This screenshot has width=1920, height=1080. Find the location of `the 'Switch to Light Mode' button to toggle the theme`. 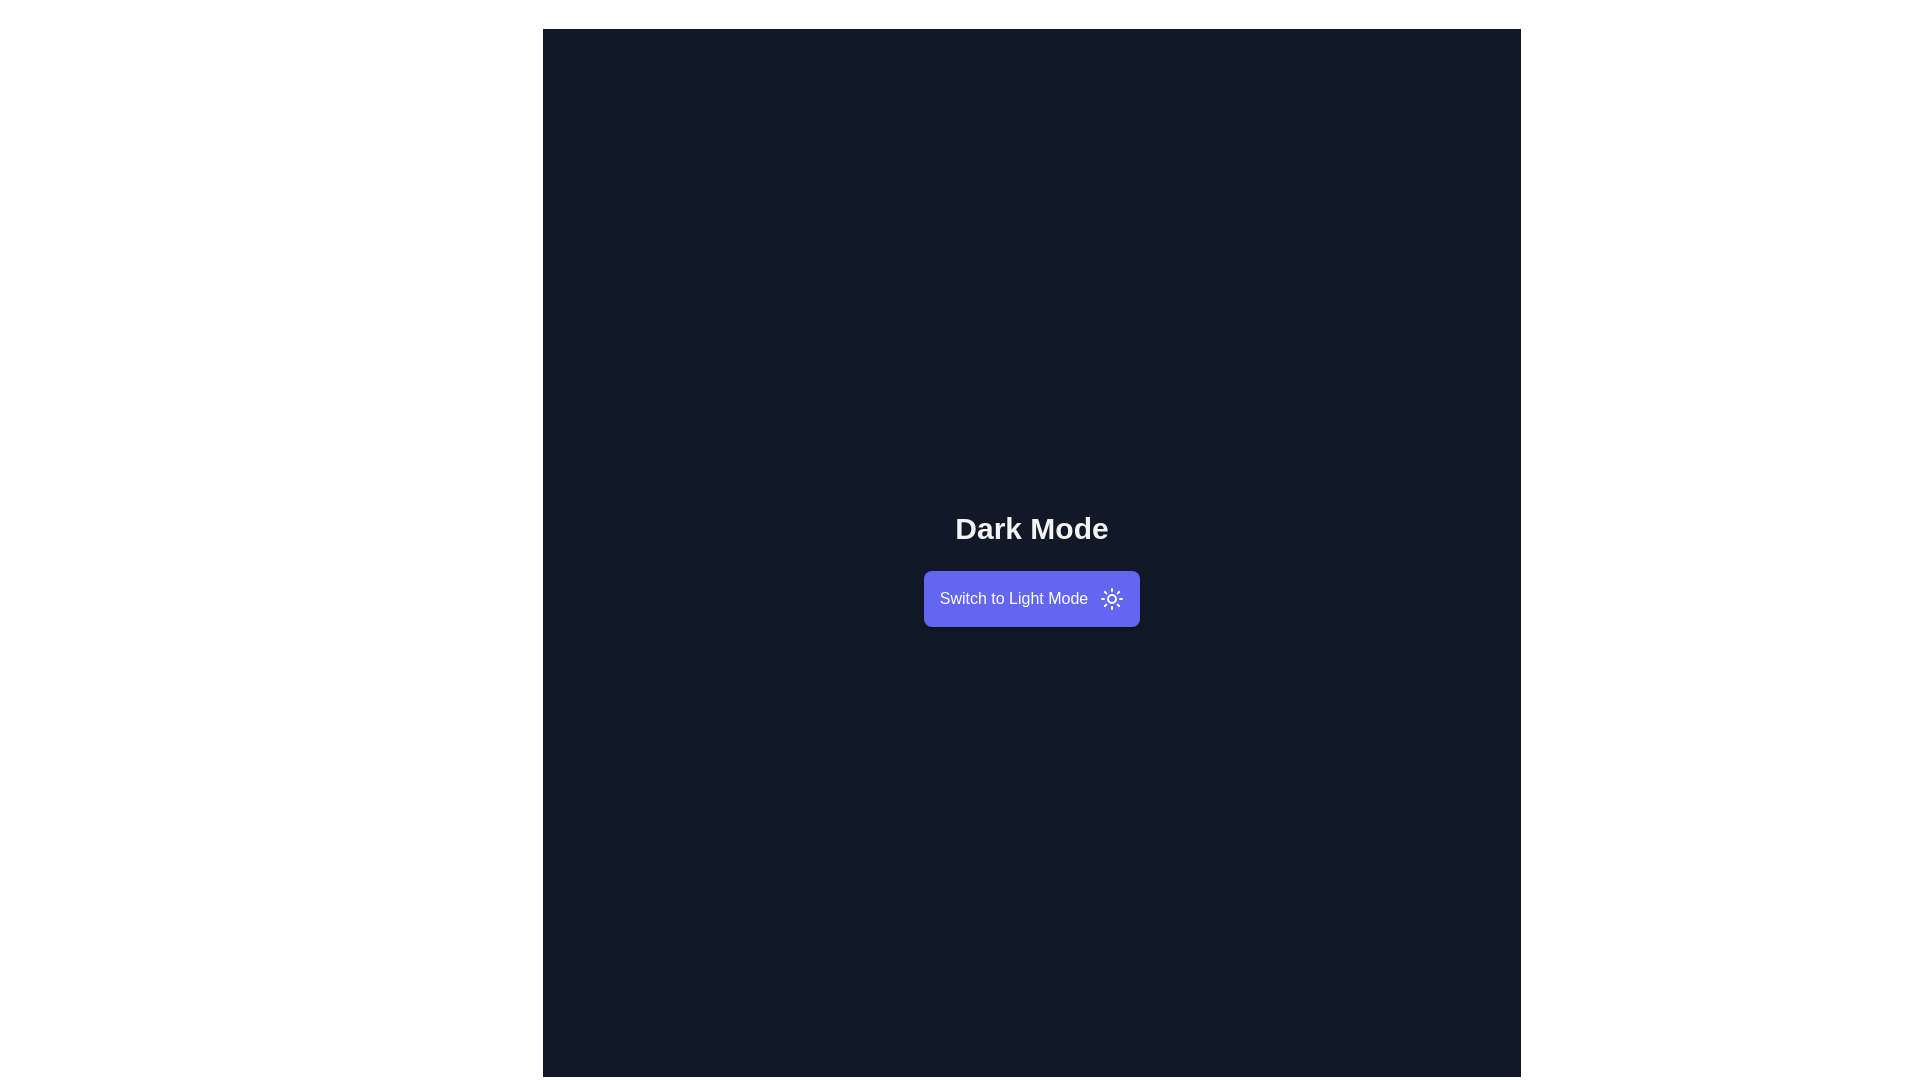

the 'Switch to Light Mode' button to toggle the theme is located at coordinates (1032, 597).